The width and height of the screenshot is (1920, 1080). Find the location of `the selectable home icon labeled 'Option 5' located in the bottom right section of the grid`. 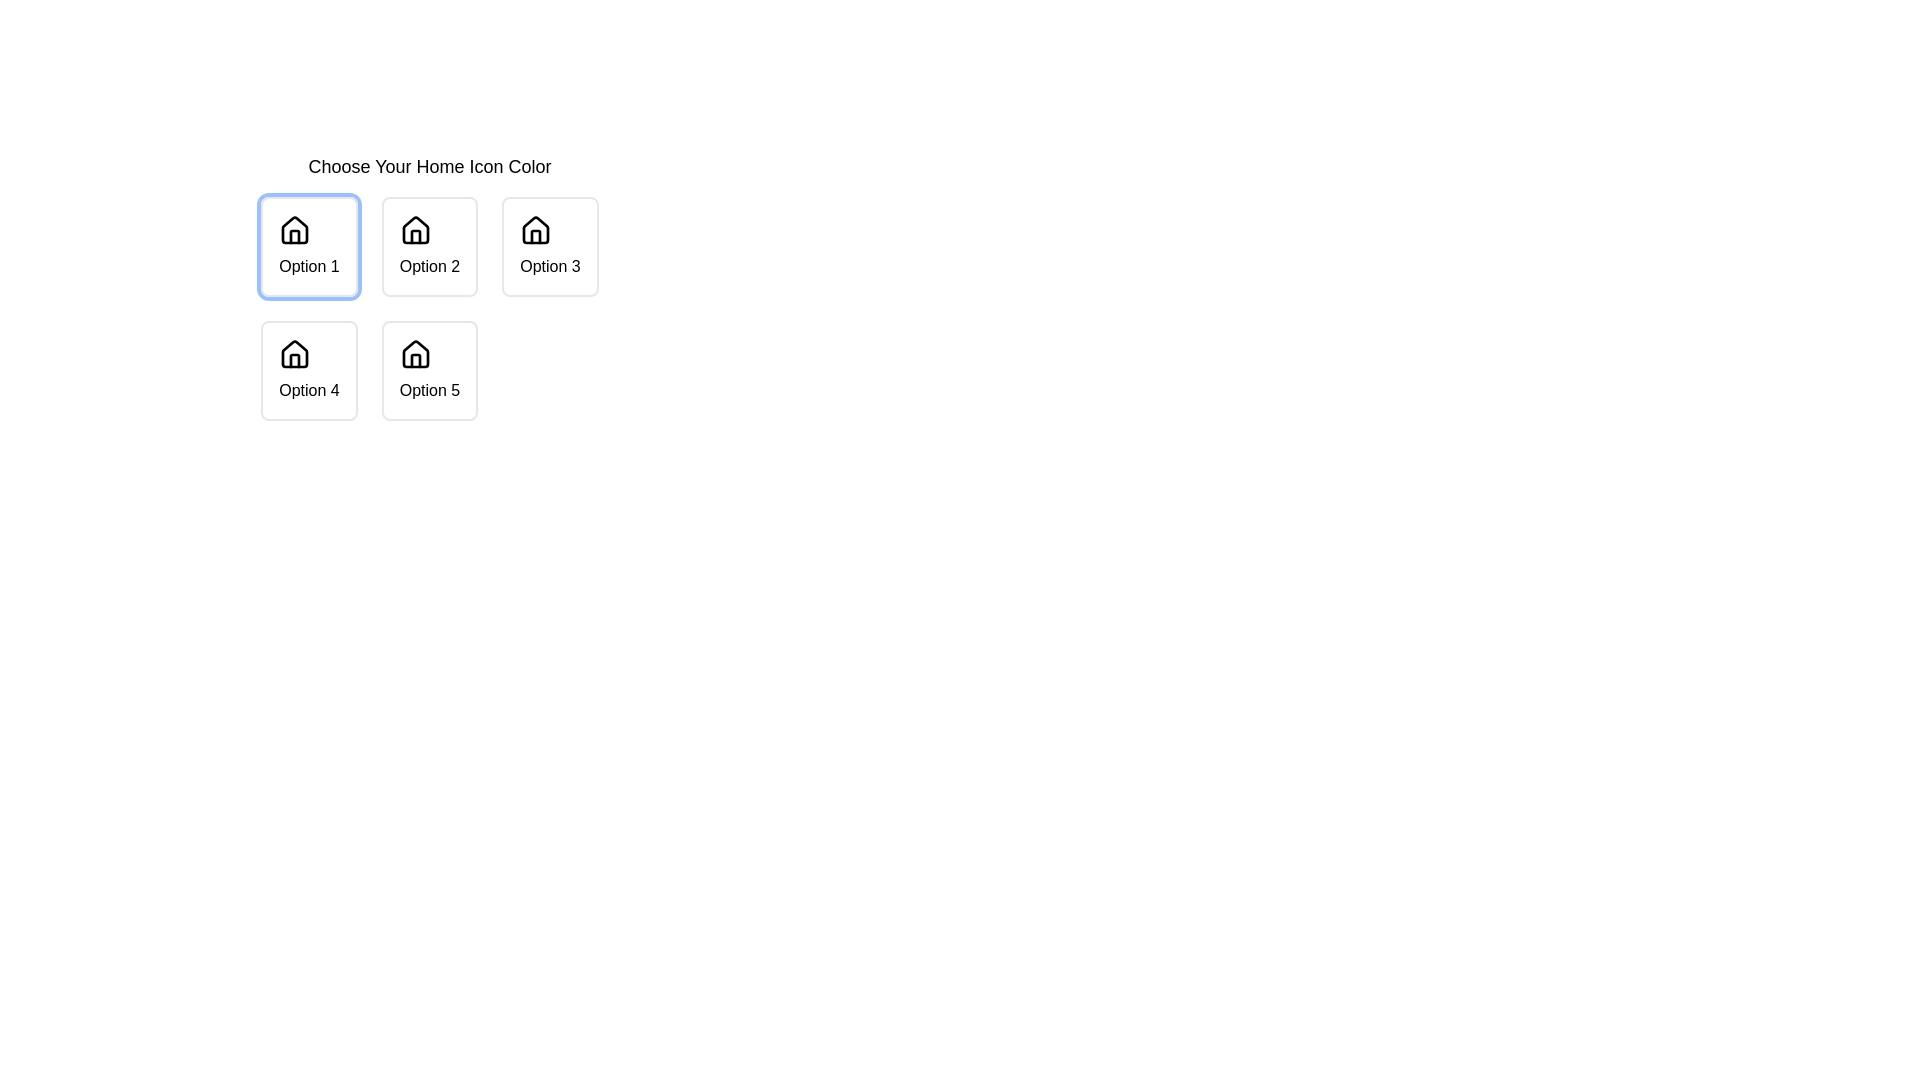

the selectable home icon labeled 'Option 5' located in the bottom right section of the grid is located at coordinates (414, 353).